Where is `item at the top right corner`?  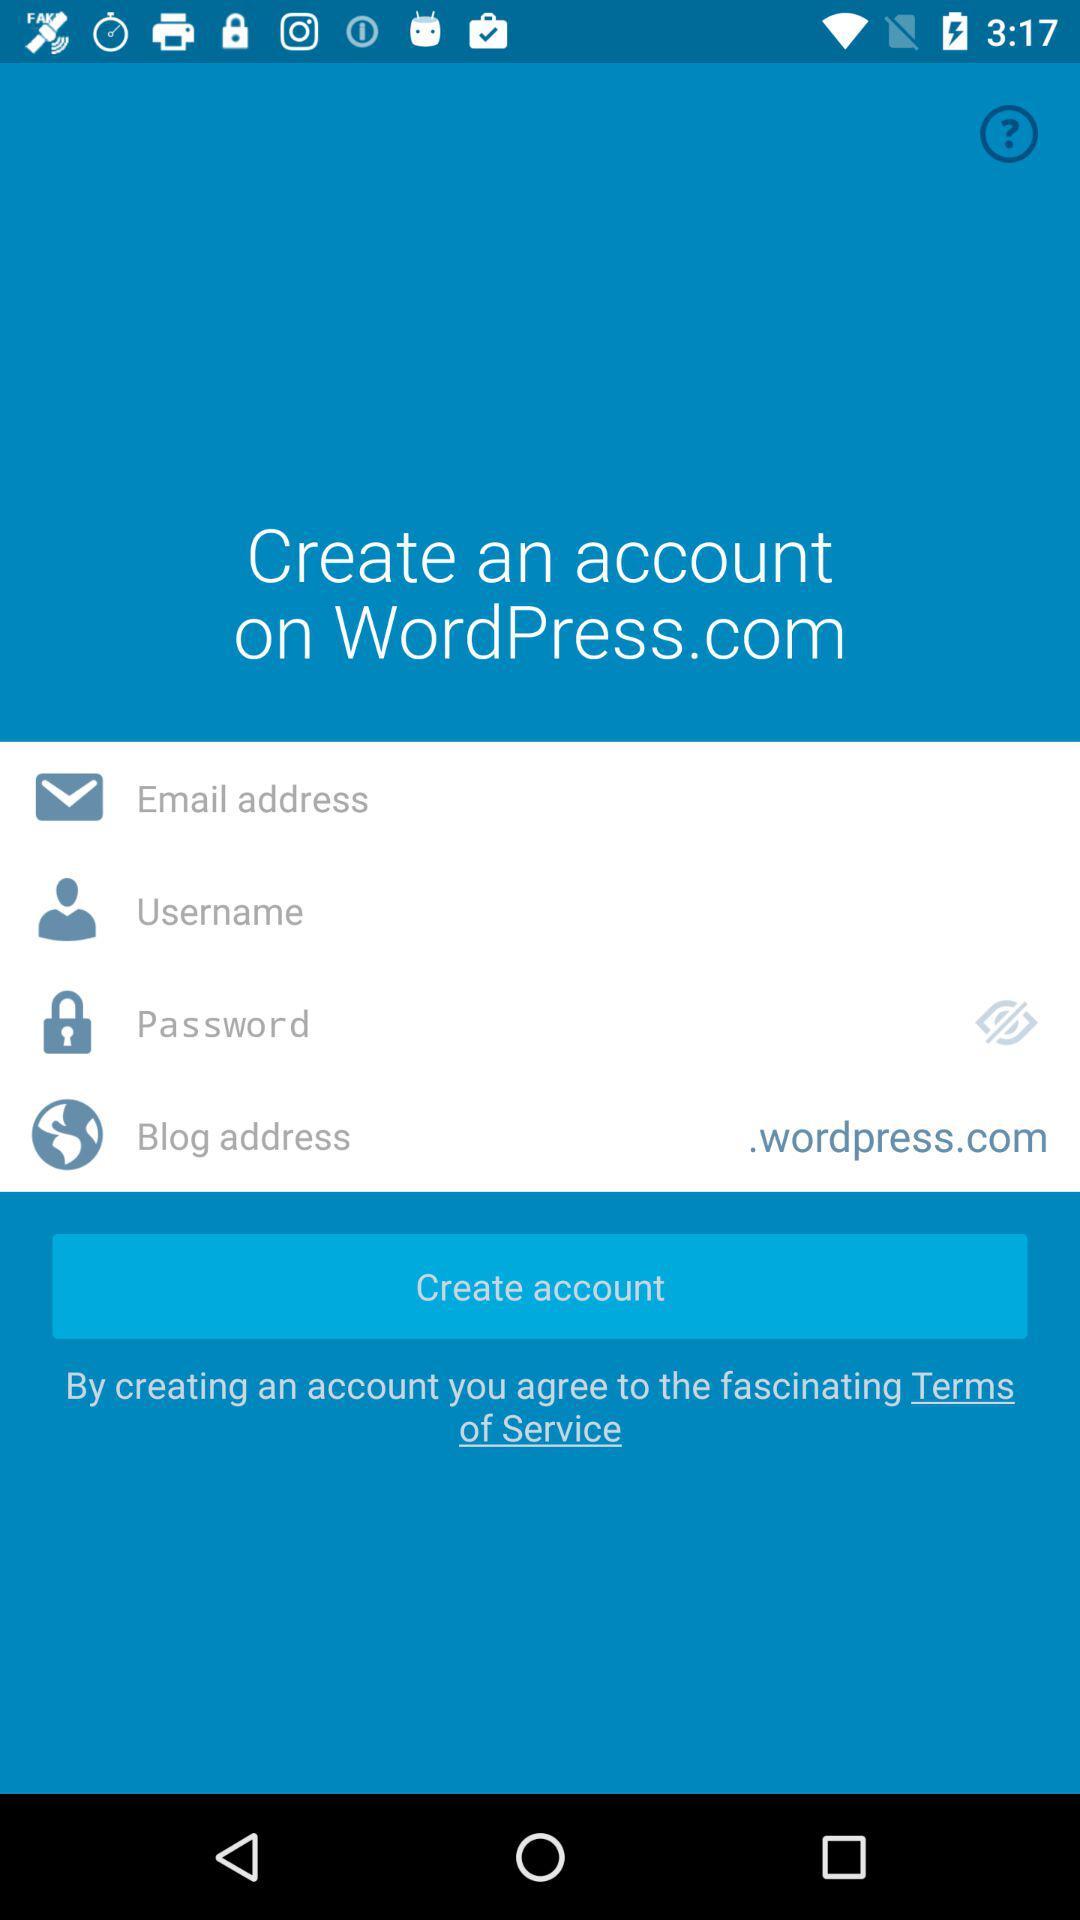
item at the top right corner is located at coordinates (1009, 132).